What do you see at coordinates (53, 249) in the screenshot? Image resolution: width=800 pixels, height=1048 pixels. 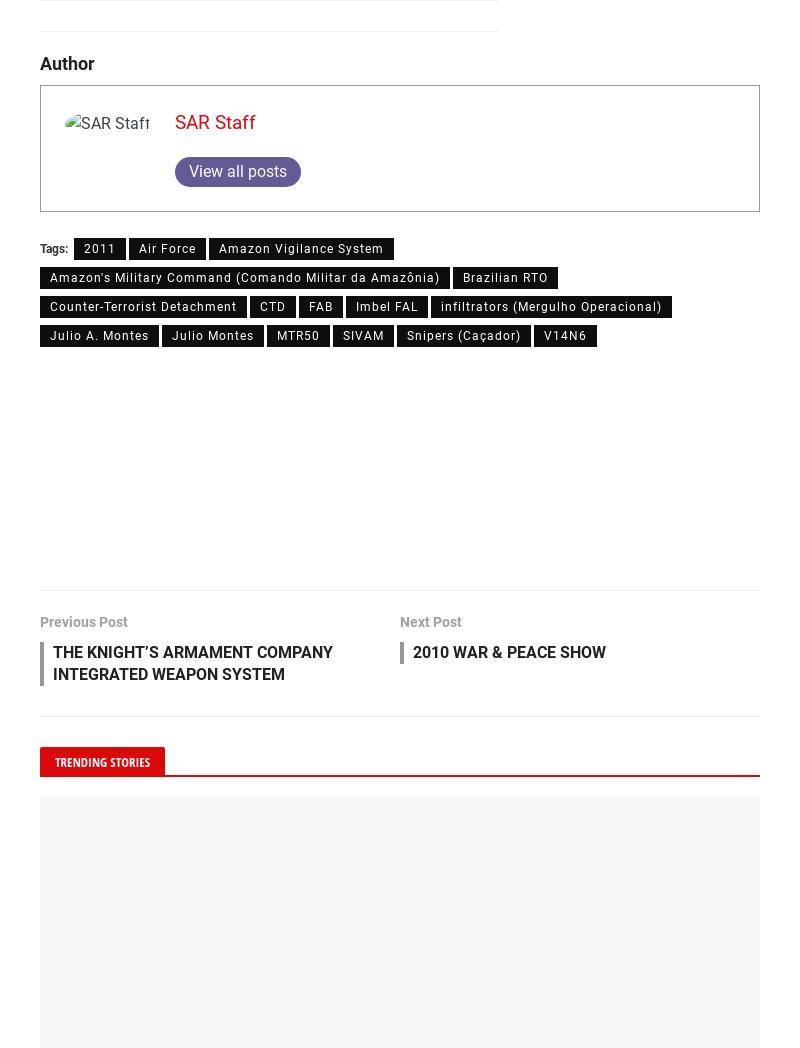 I see `'Tags:'` at bounding box center [53, 249].